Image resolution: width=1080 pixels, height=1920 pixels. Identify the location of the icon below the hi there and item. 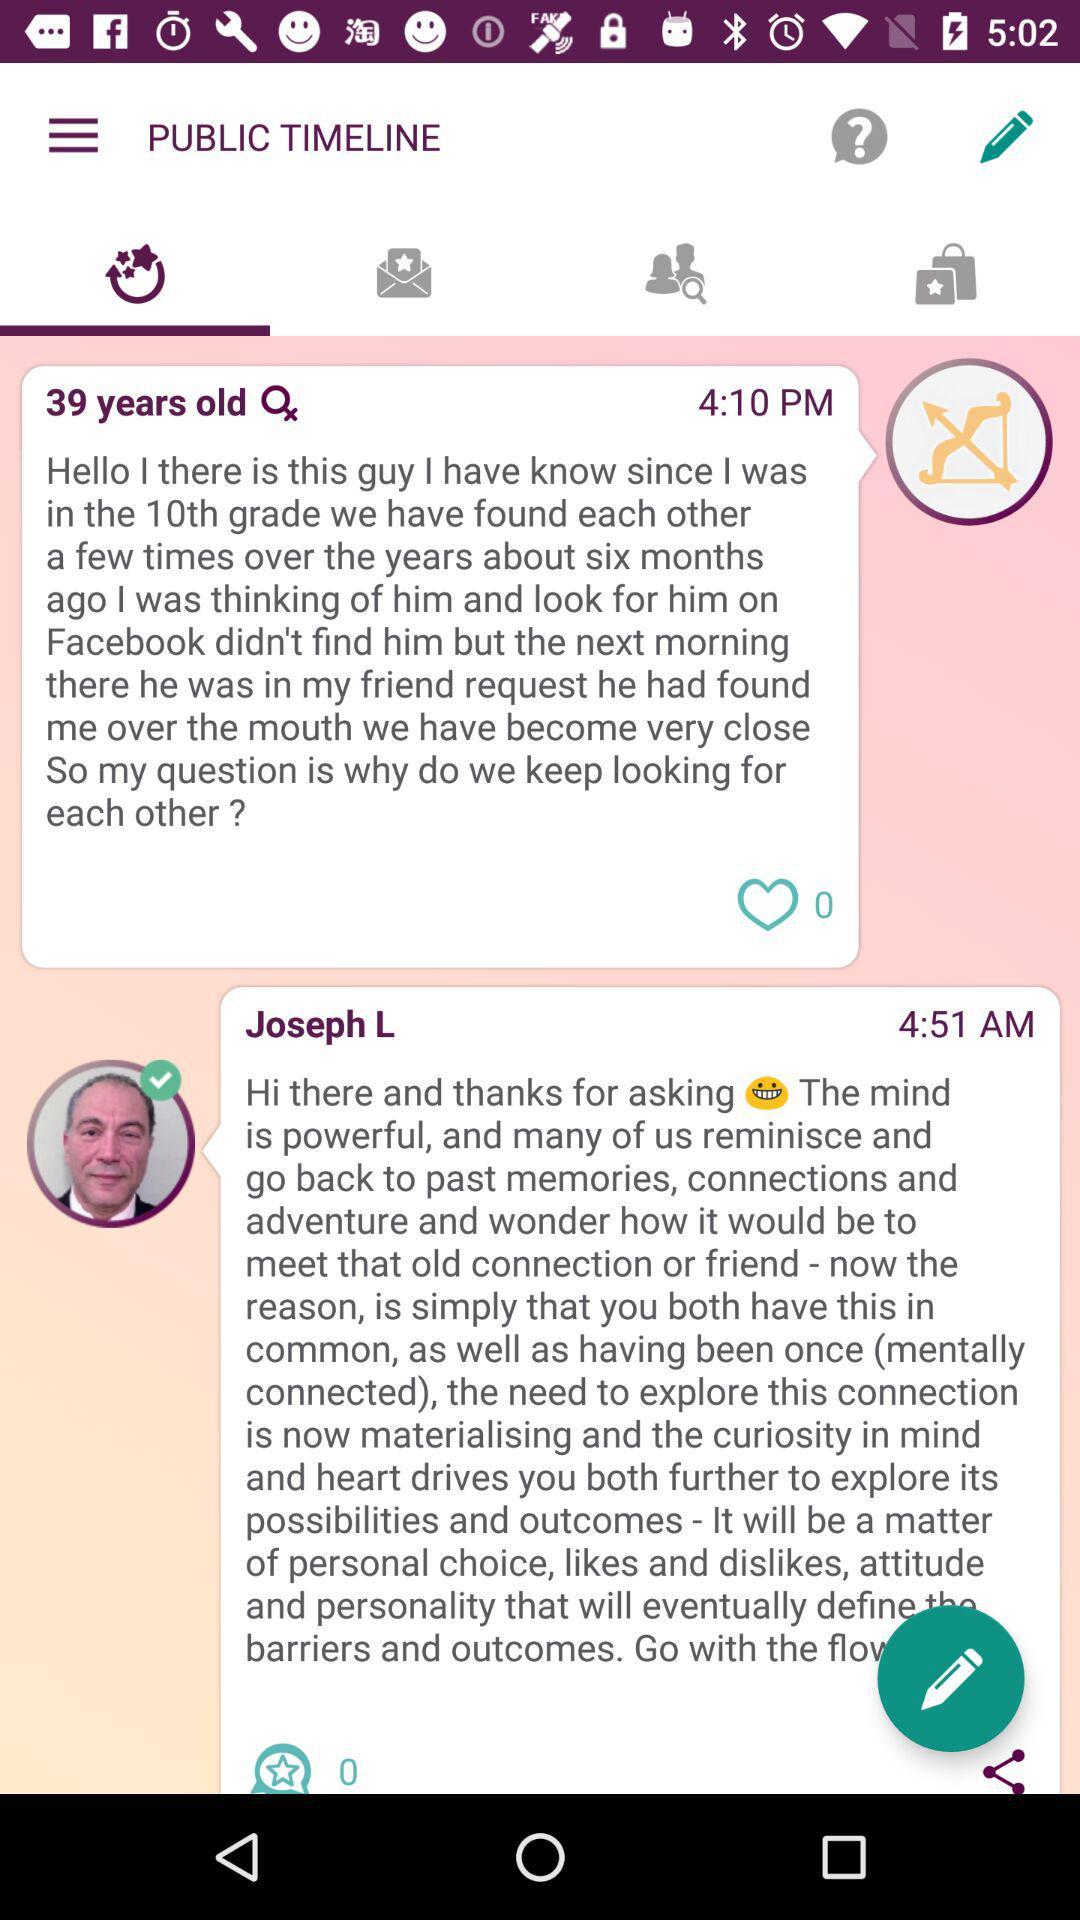
(288, 1750).